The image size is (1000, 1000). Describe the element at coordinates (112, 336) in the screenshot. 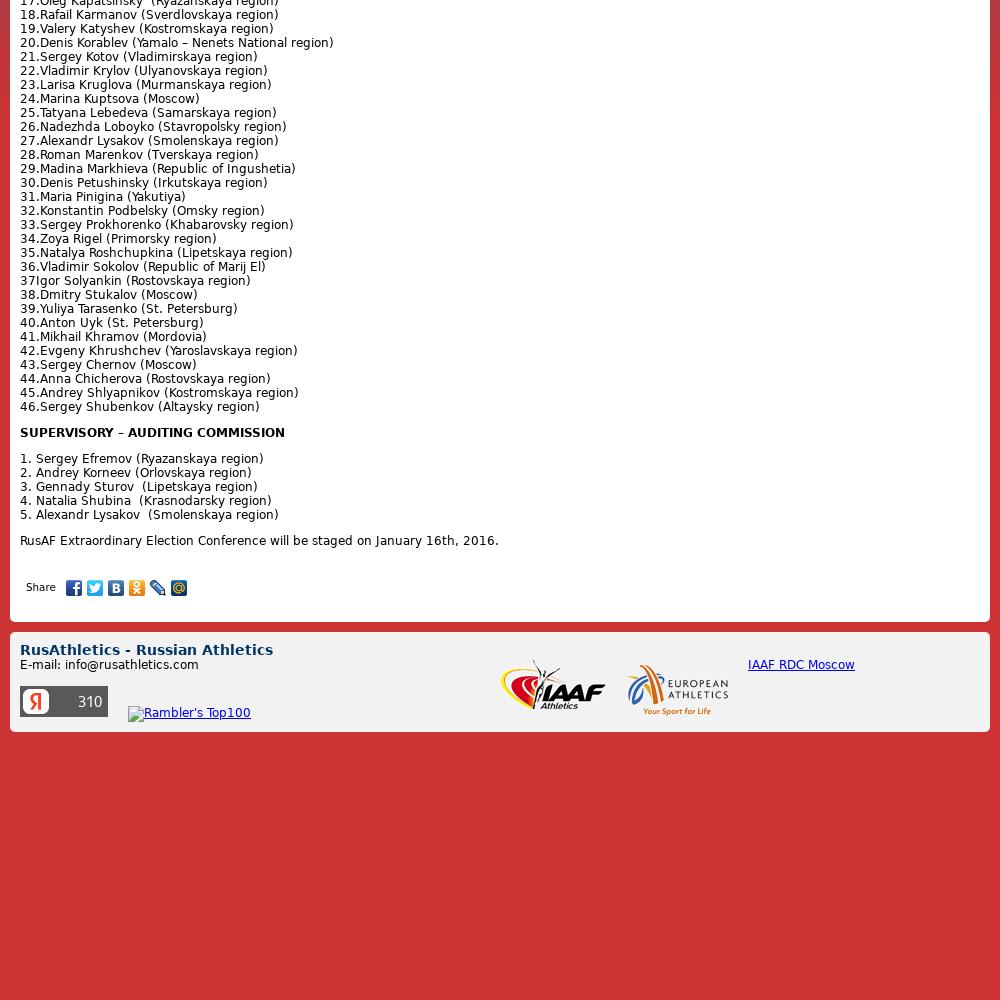

I see `'41.Mikhail Khramov (Mordovia)'` at that location.